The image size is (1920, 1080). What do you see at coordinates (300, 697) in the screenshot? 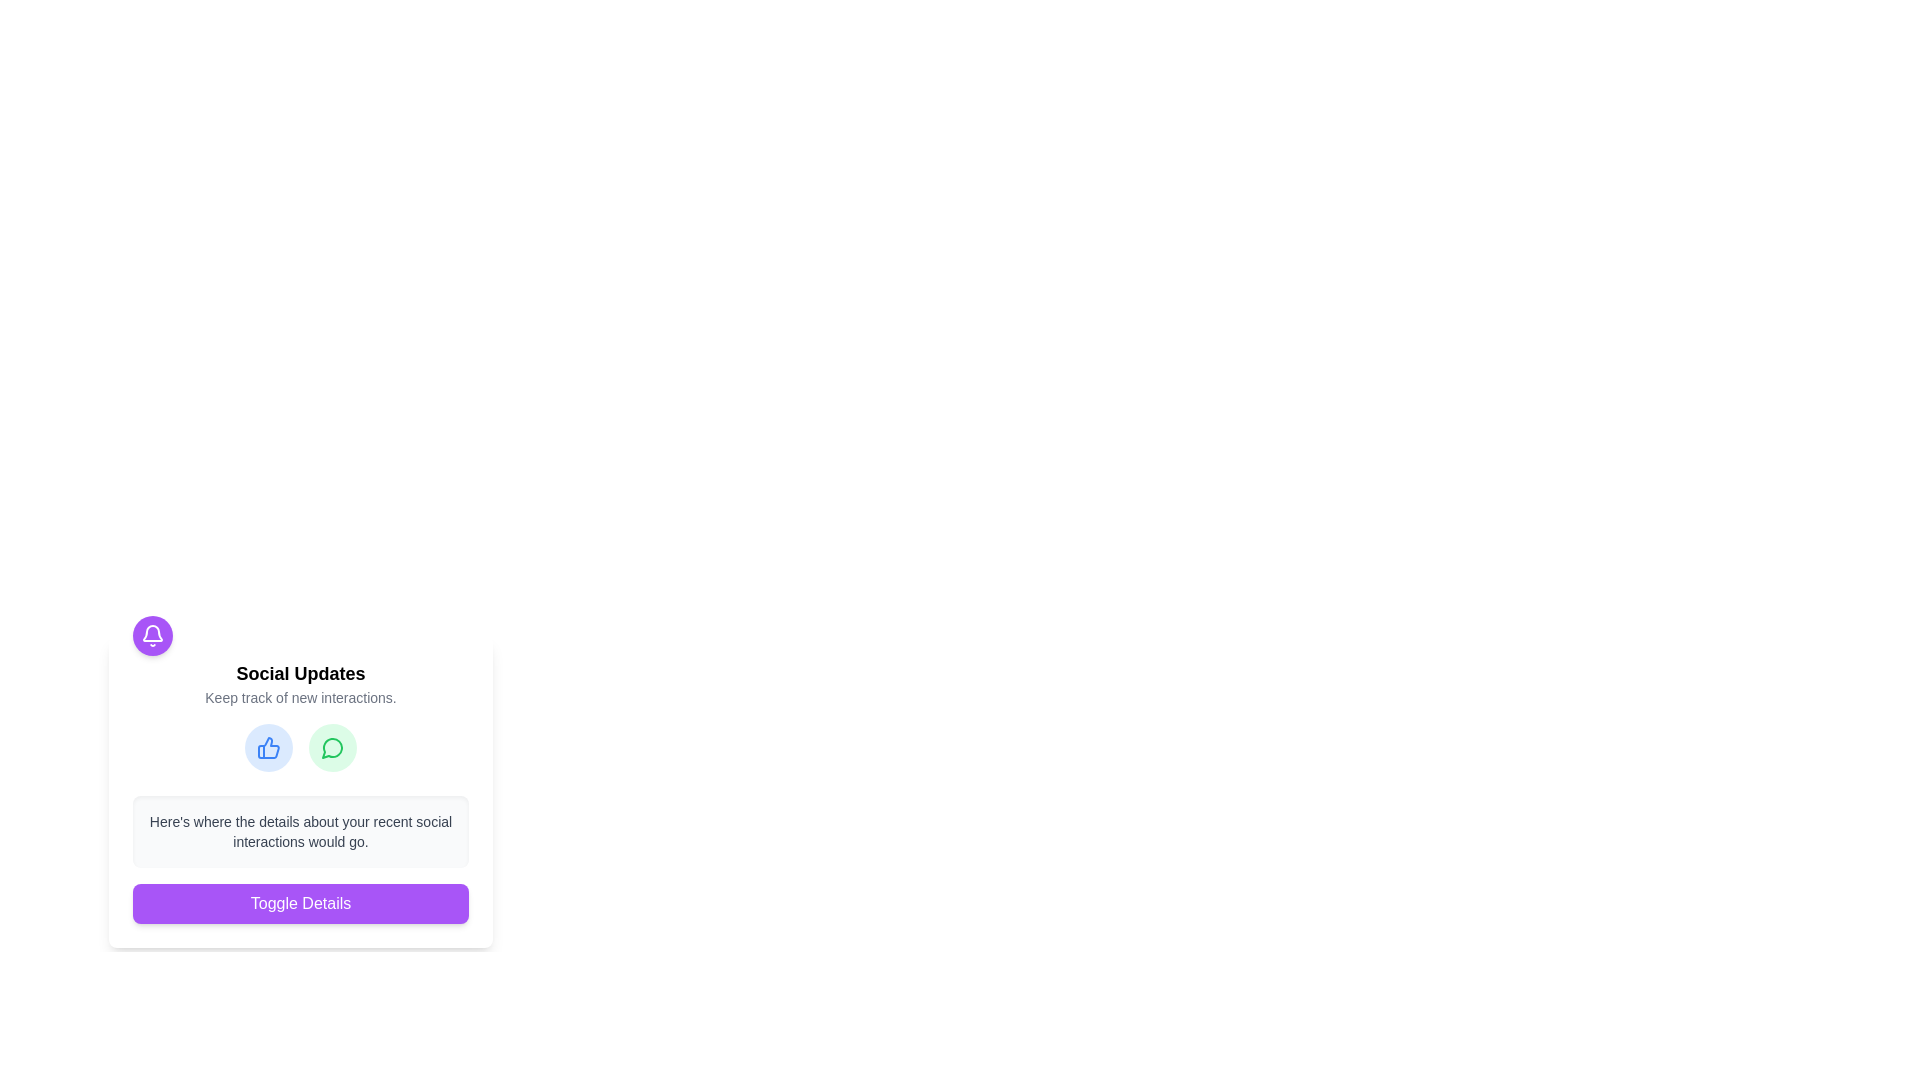
I see `the gray text label that says 'Keep track of new interactions.' located below the heading 'Social Updates.'` at bounding box center [300, 697].